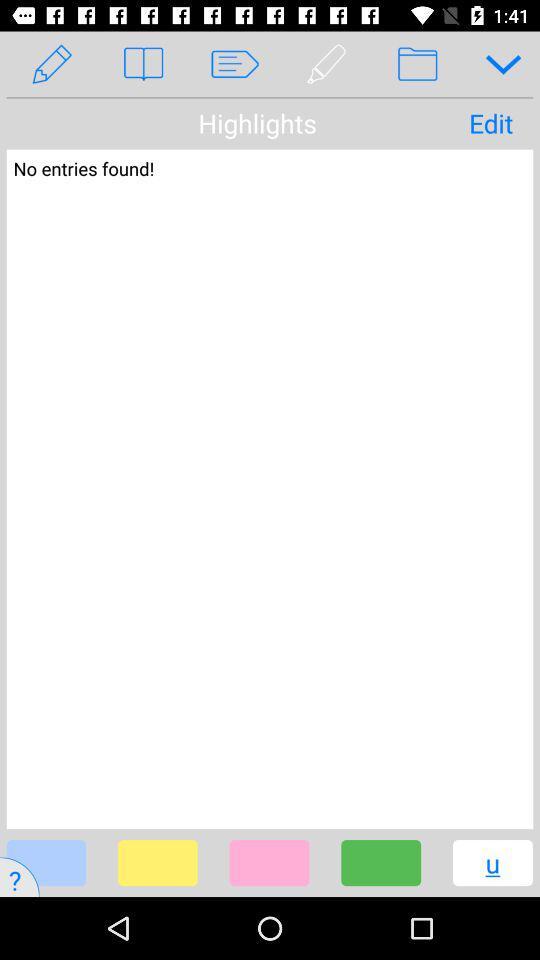  Describe the element at coordinates (142, 64) in the screenshot. I see `the book icon` at that location.